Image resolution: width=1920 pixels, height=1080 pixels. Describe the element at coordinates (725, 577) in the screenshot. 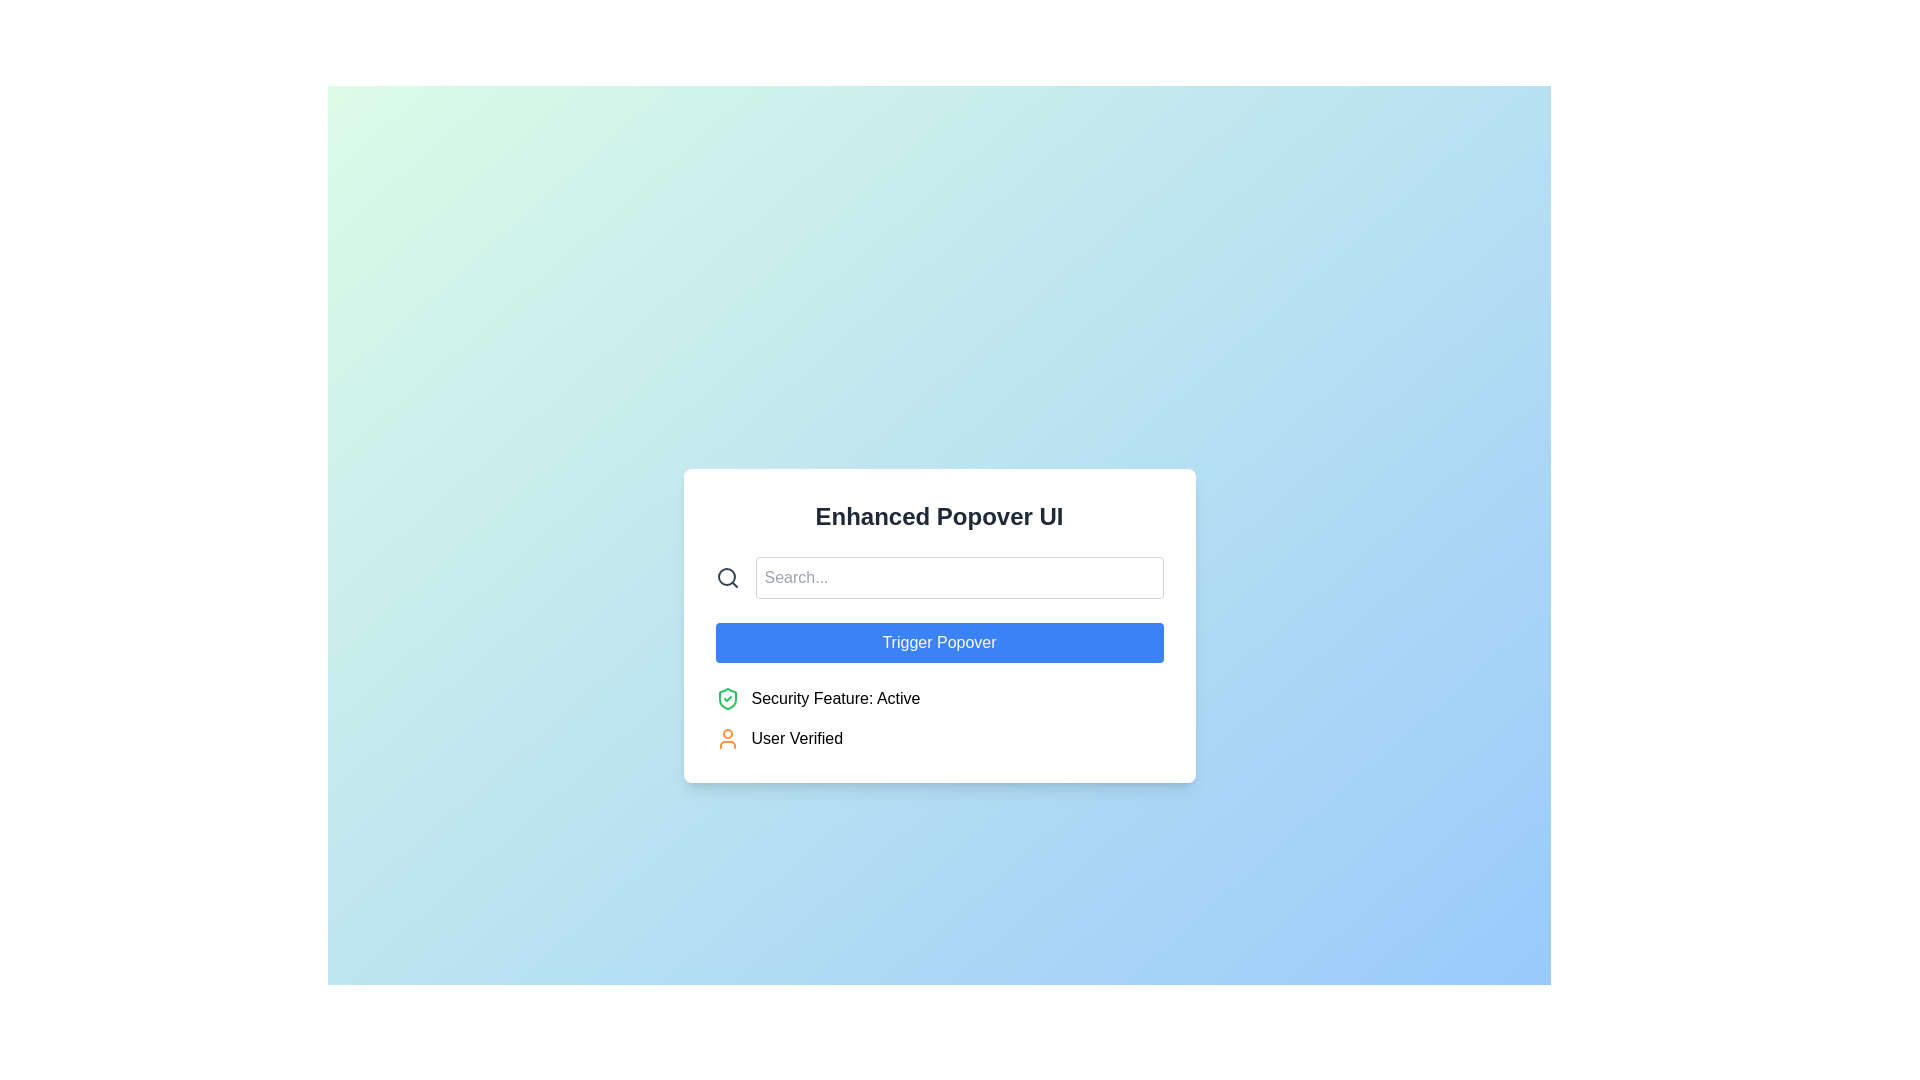

I see `the circular lens part of the search icon, which visually enhances the representation of the search function` at that location.